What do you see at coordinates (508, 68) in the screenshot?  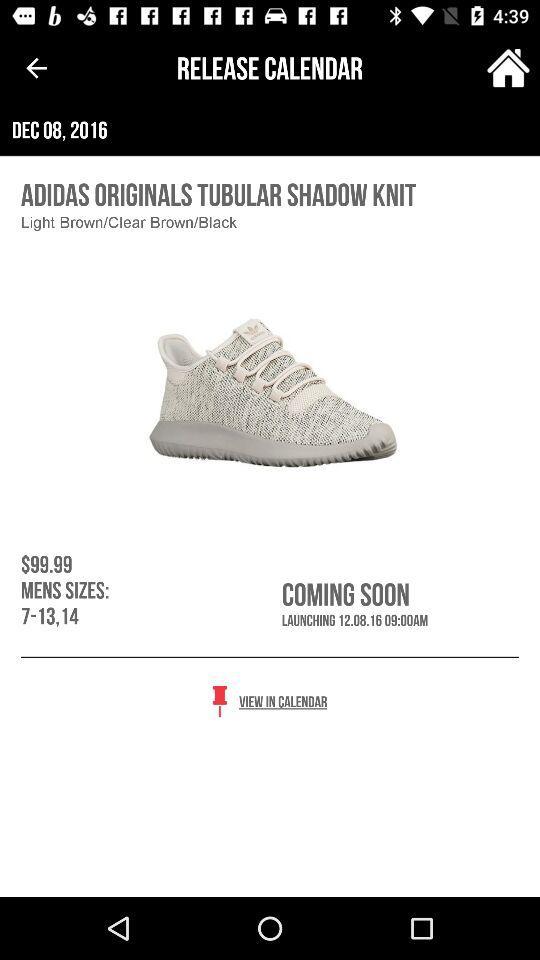 I see `item to the right of release calendar item` at bounding box center [508, 68].